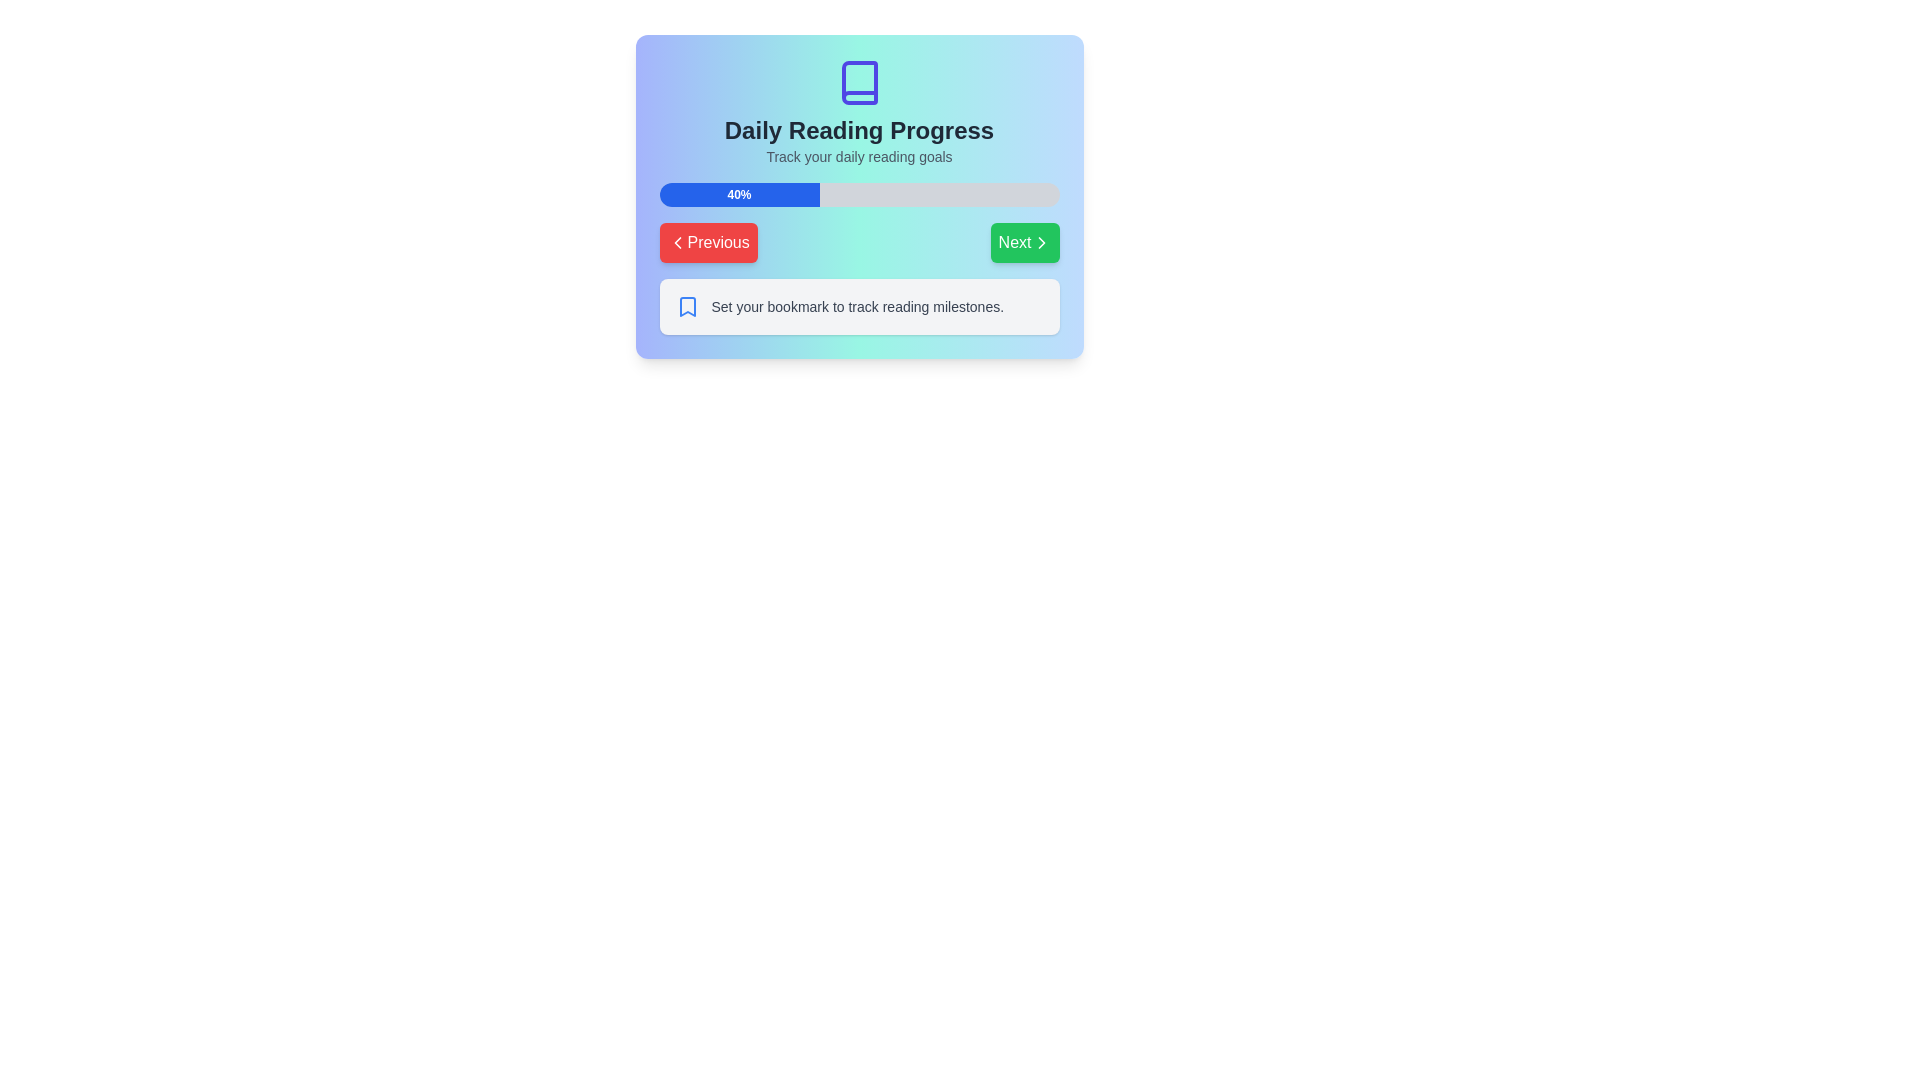  I want to click on the informational block that conveys the title and purpose of the daily reading progress tracking functionality, located at the top section of a colorful card interface, so click(859, 112).